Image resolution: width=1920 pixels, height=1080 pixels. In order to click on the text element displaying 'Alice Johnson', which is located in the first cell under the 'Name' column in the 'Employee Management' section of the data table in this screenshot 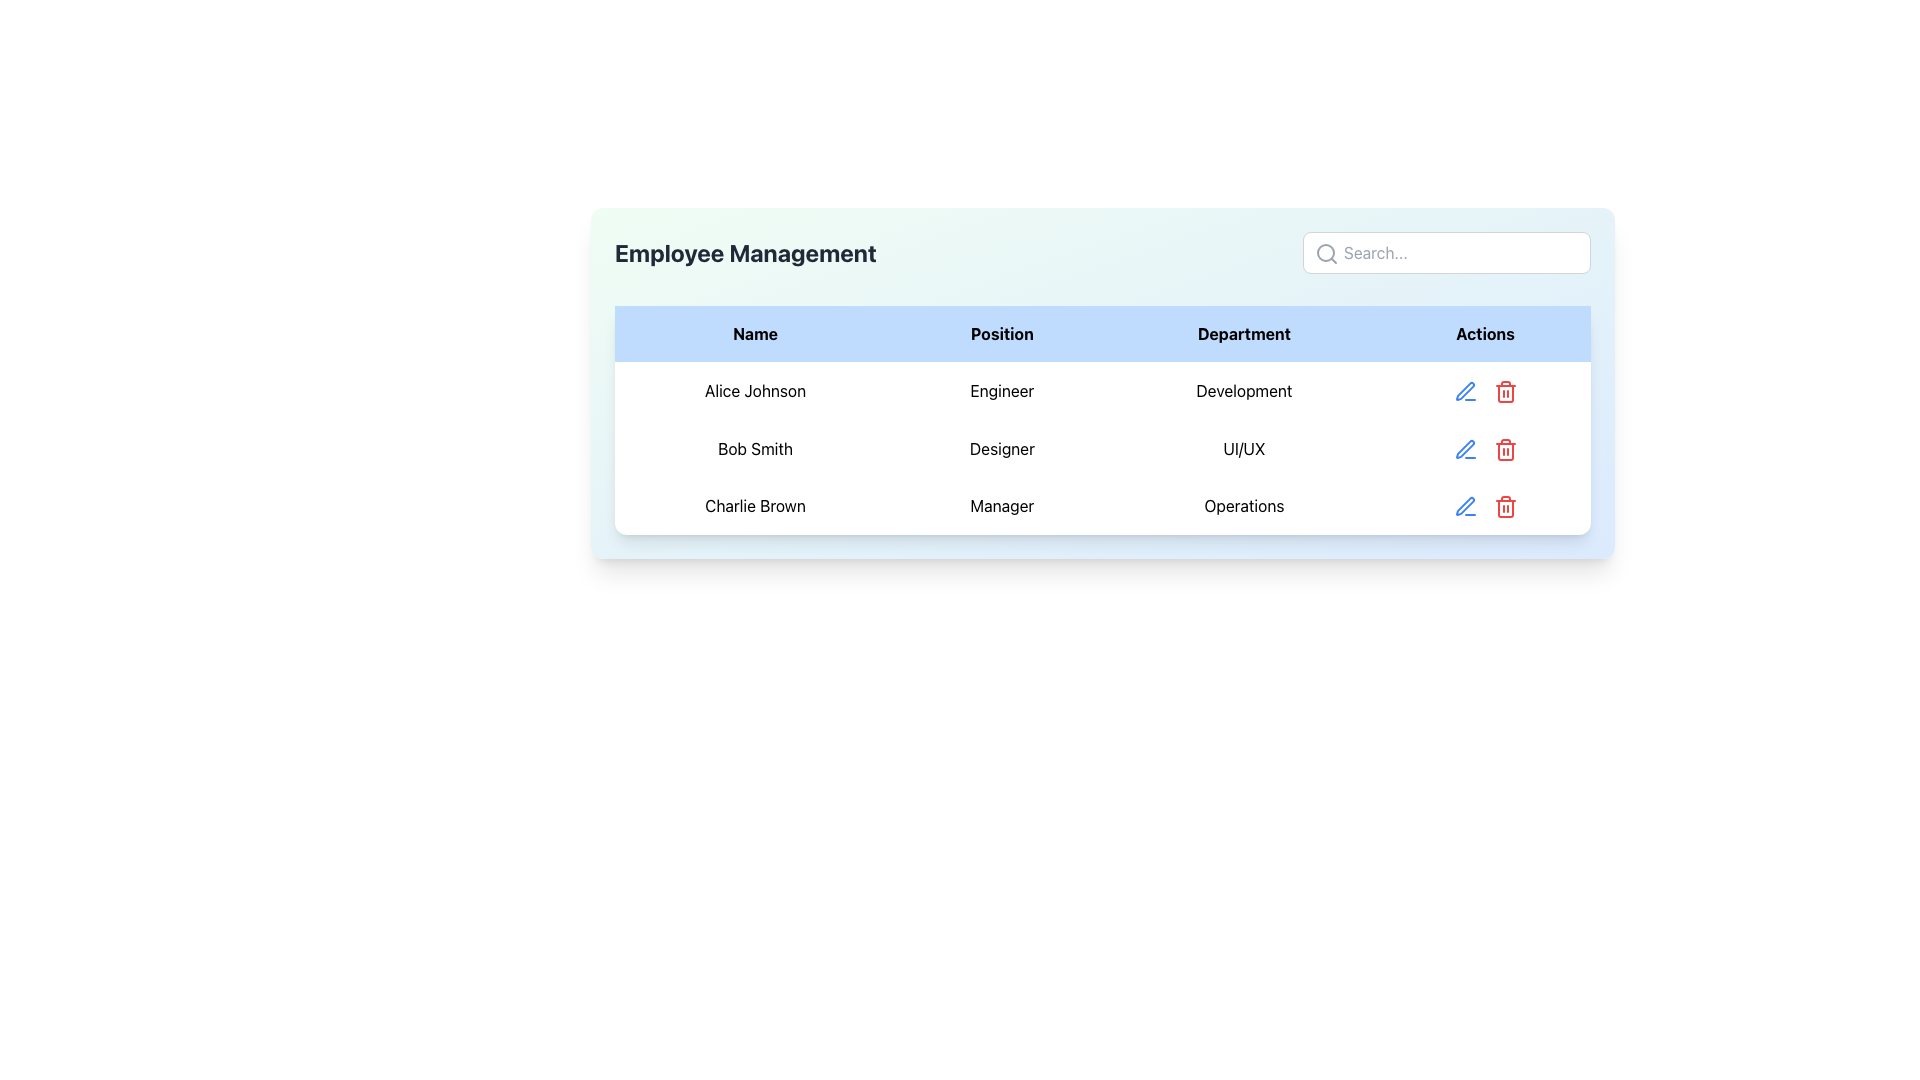, I will do `click(754, 390)`.